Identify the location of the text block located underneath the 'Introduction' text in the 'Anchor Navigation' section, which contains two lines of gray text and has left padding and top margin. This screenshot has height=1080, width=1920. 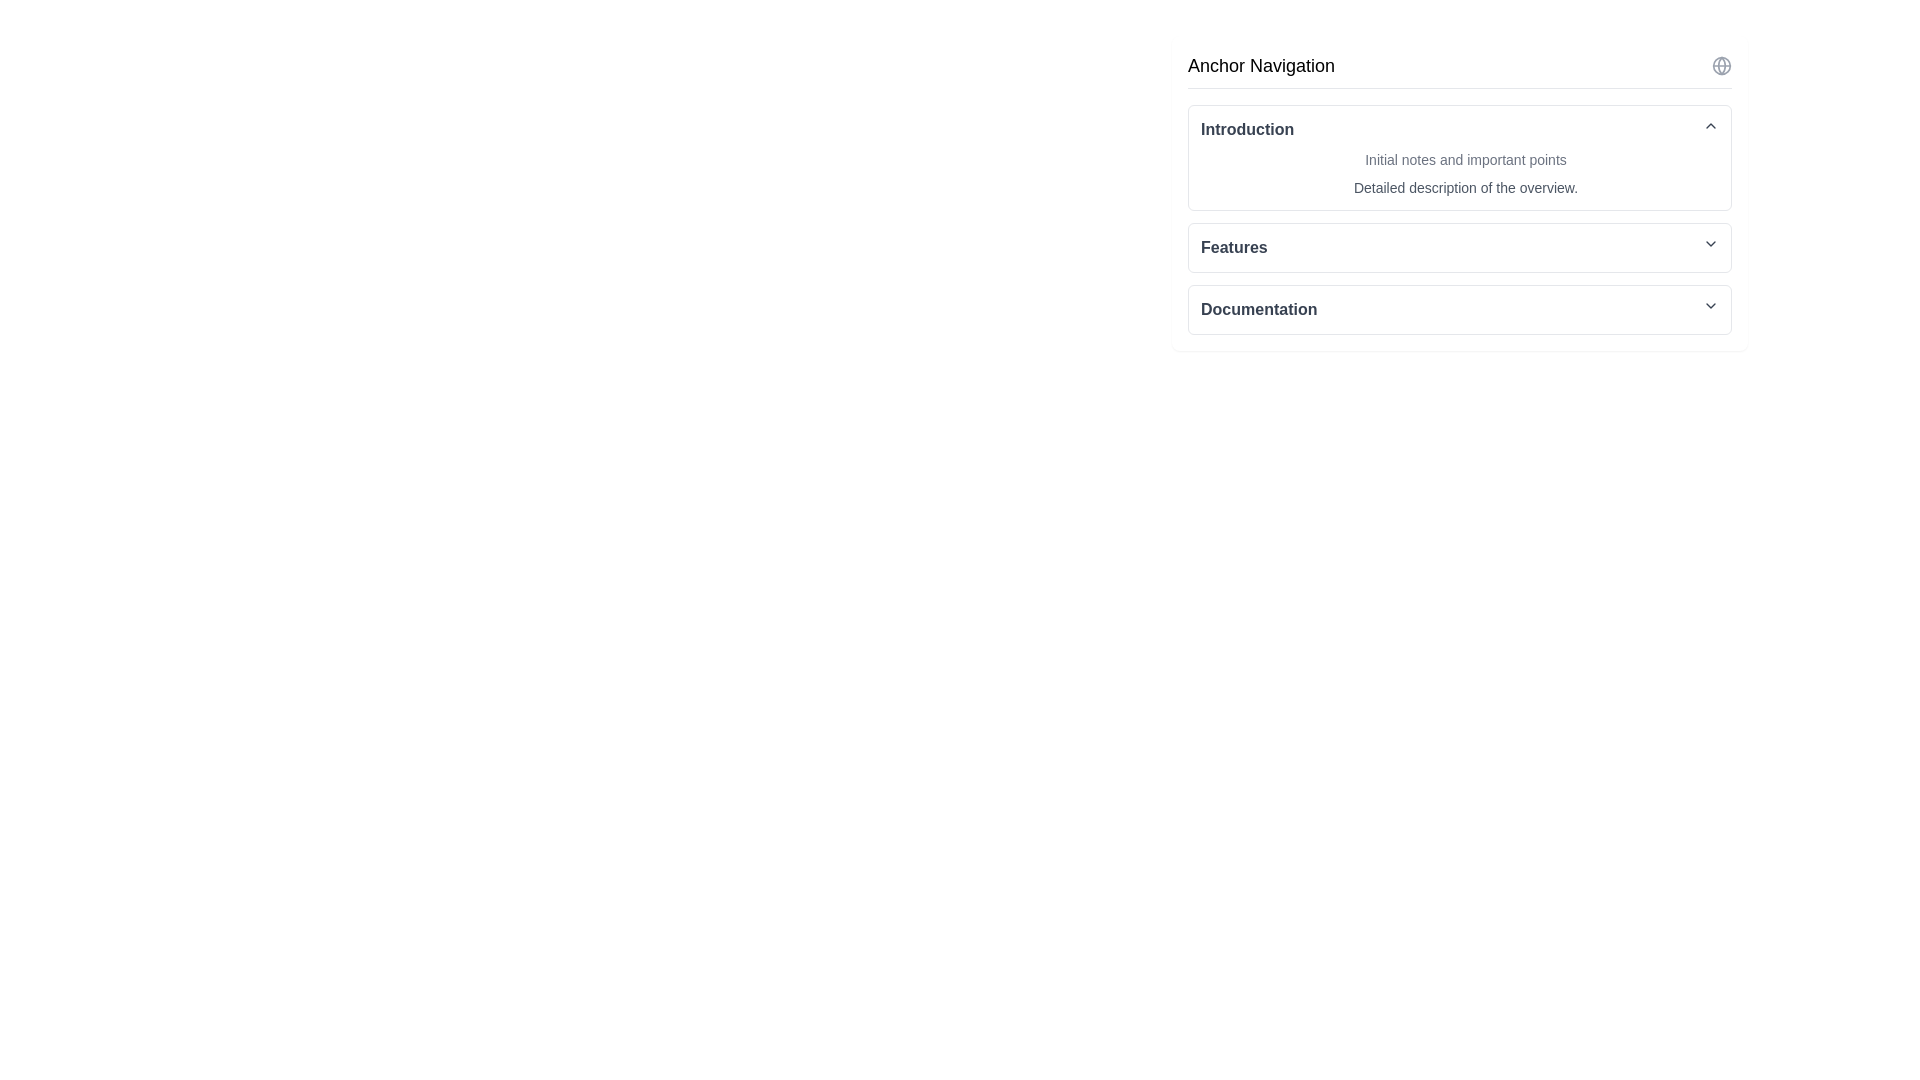
(1459, 168).